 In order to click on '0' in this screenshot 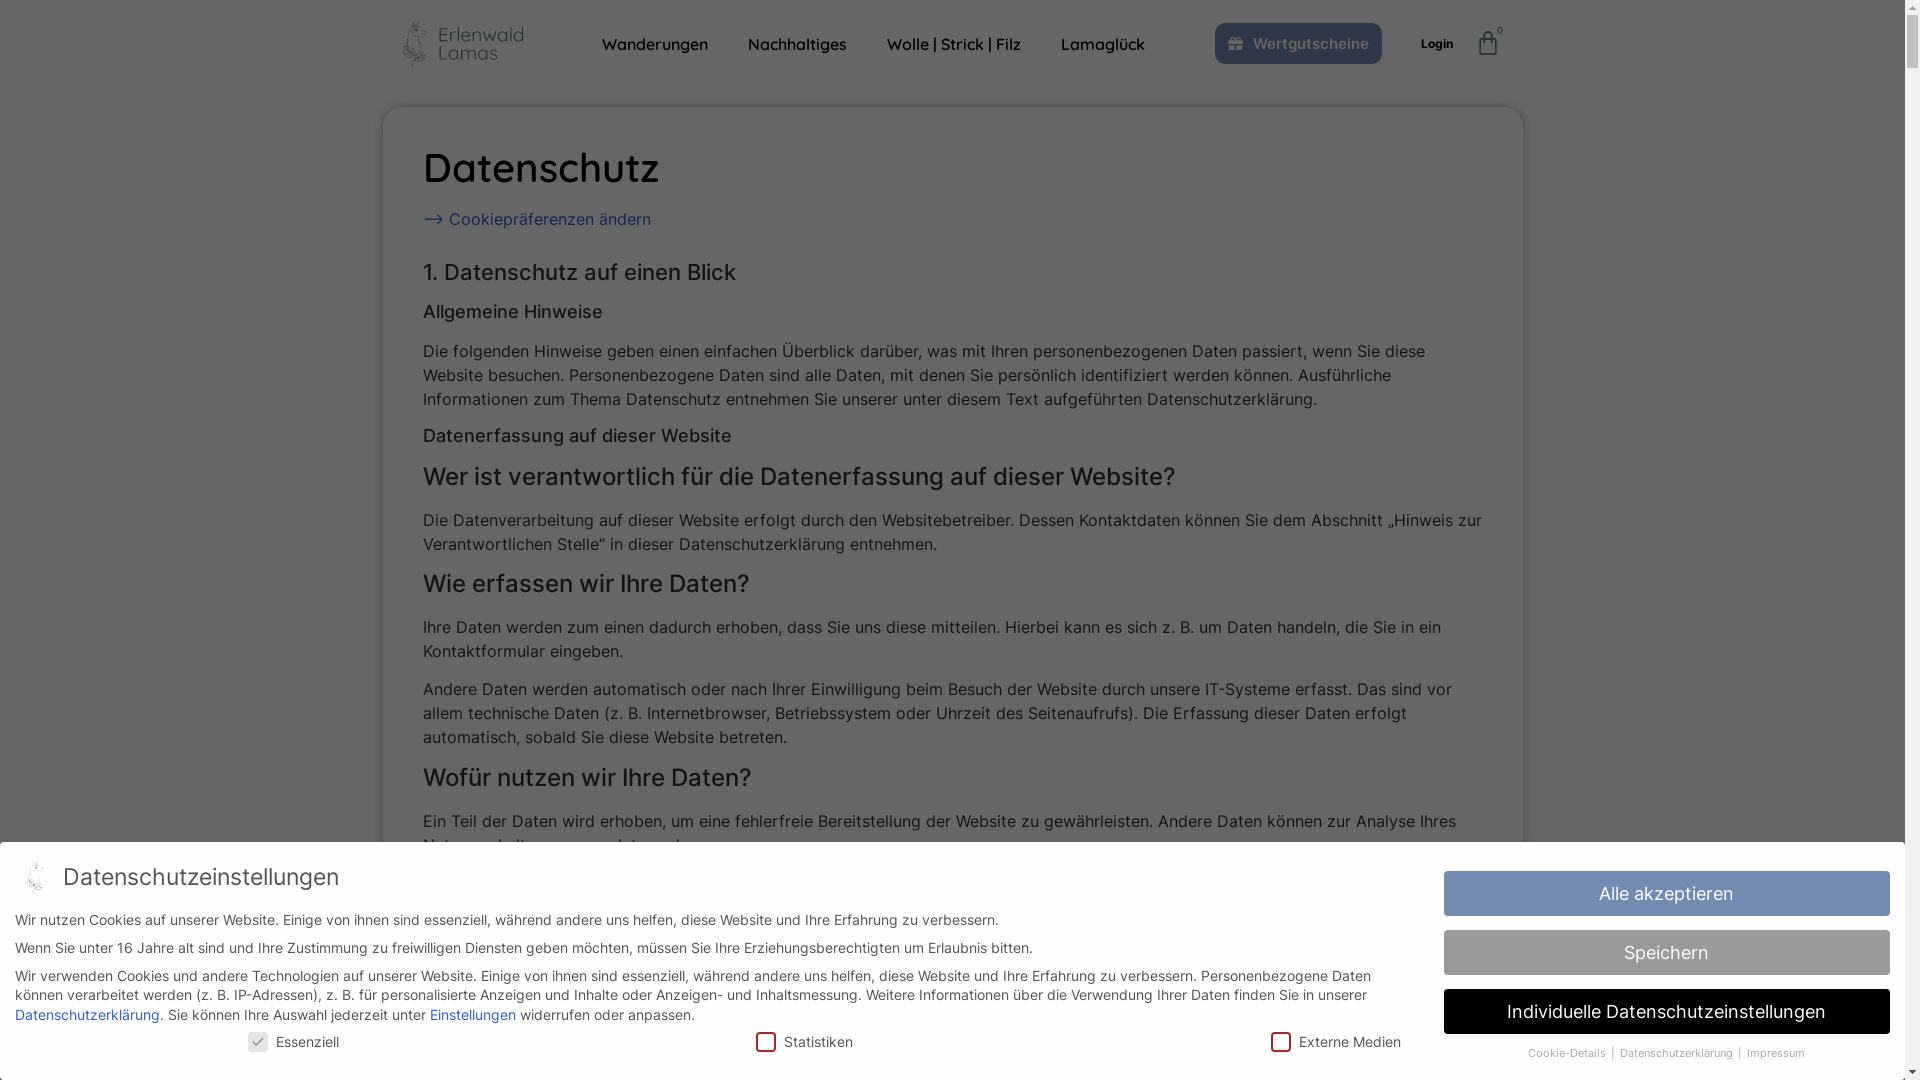, I will do `click(1488, 42)`.